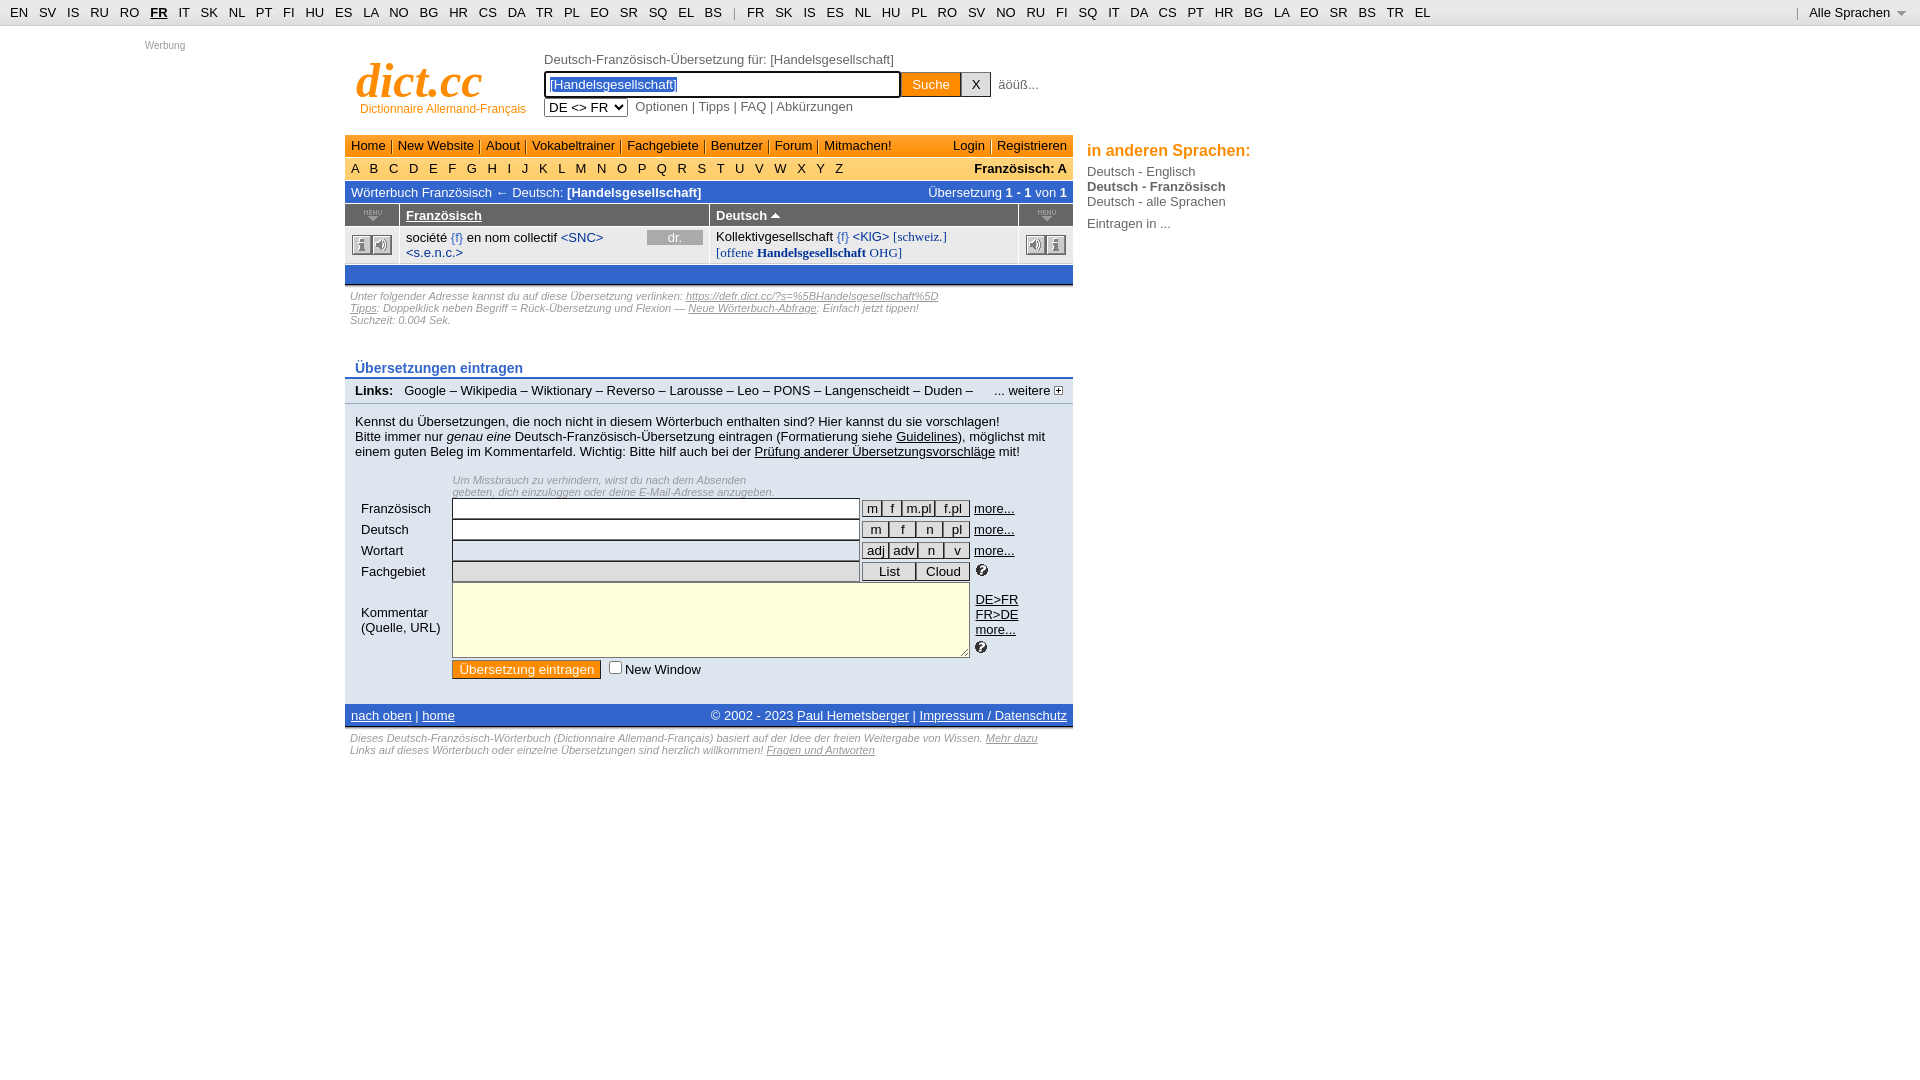 The image size is (1920, 1080). What do you see at coordinates (535, 236) in the screenshot?
I see `'collectif'` at bounding box center [535, 236].